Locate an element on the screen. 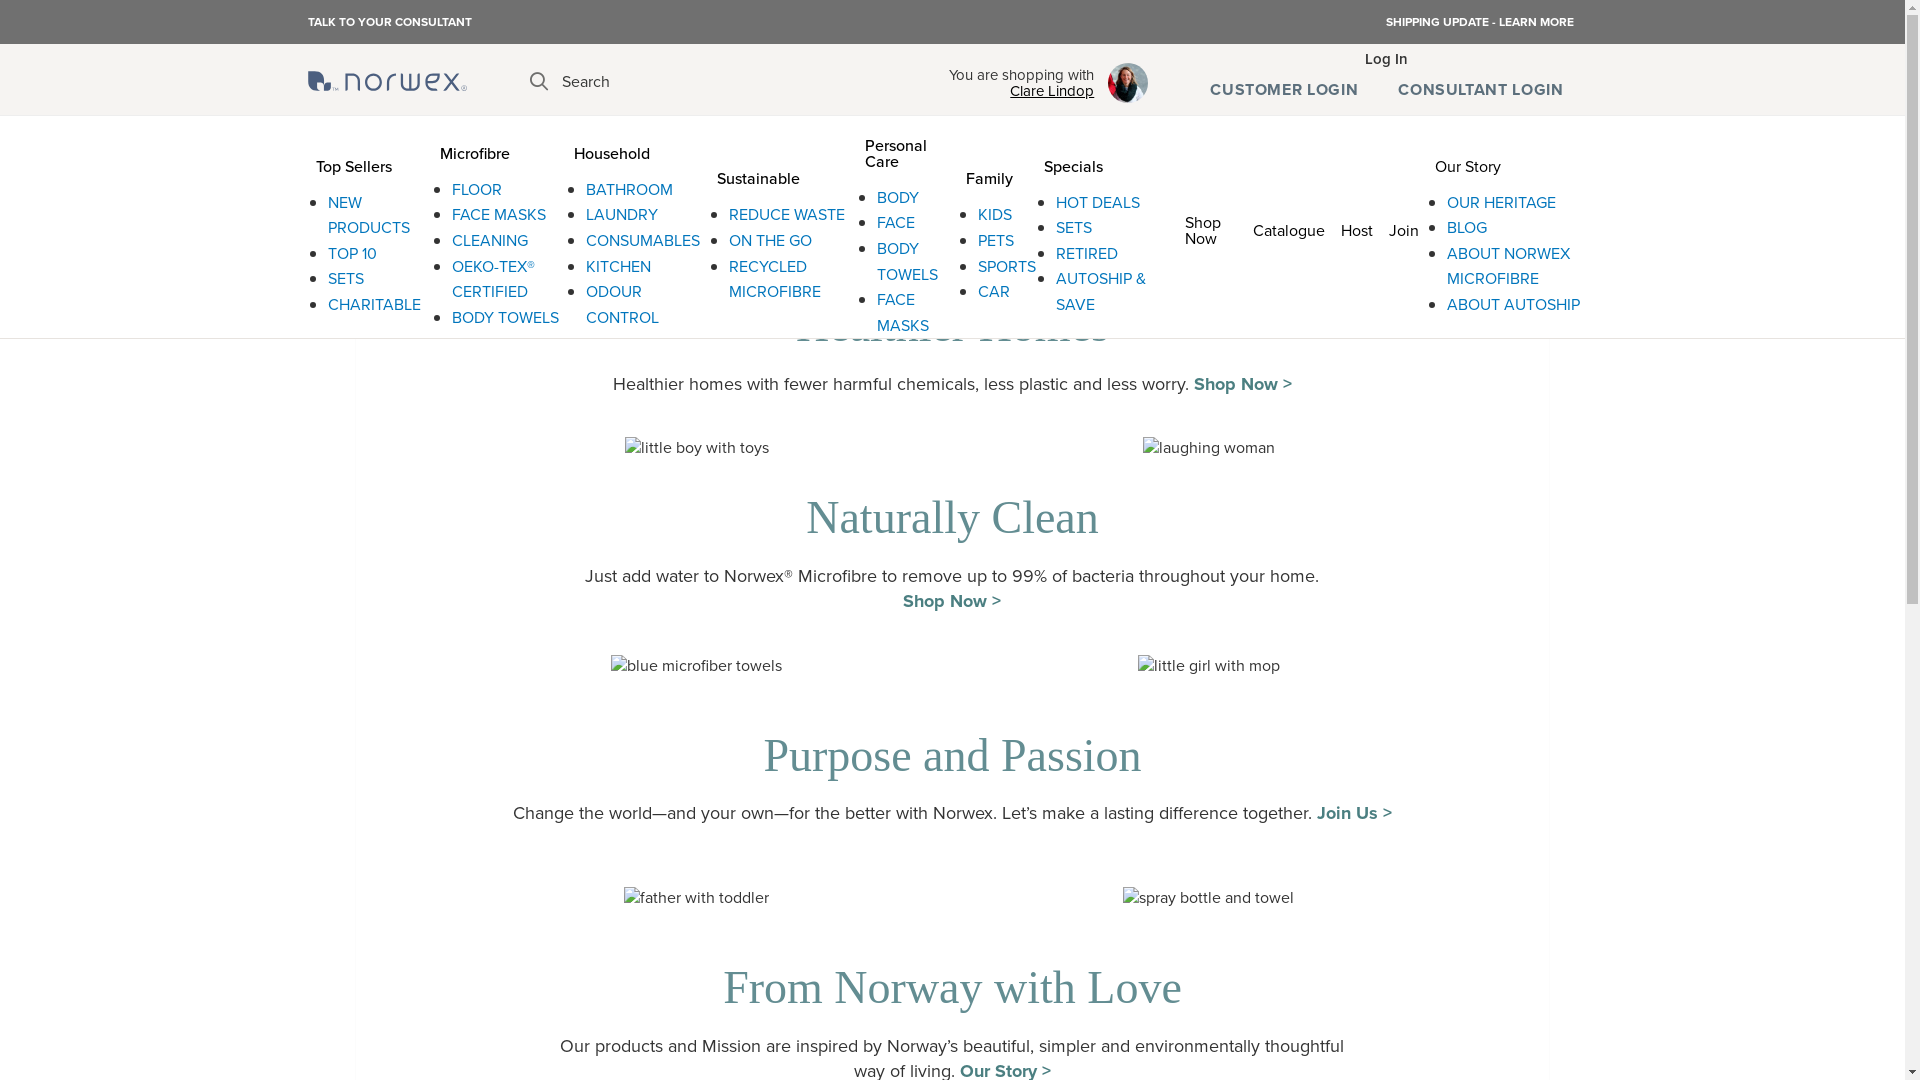 The image size is (1920, 1080). 'CAR' is located at coordinates (993, 291).